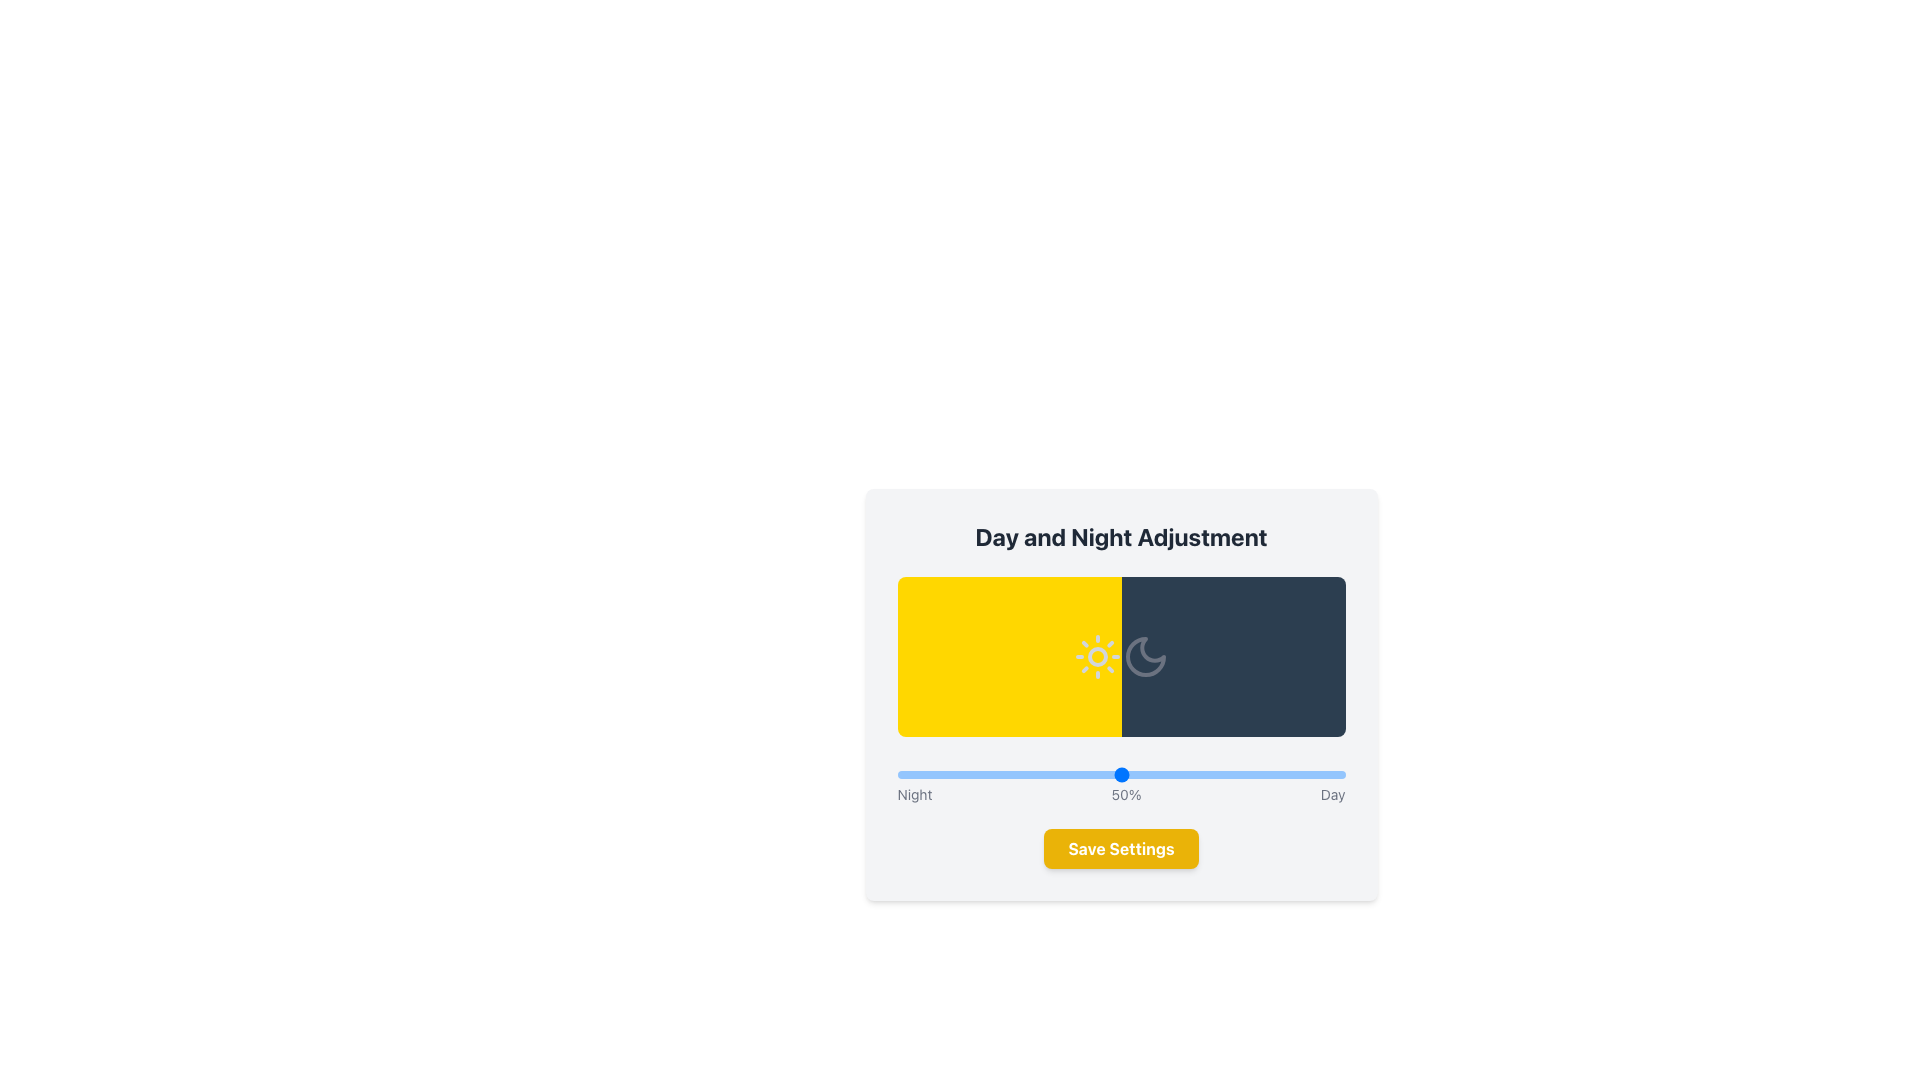 This screenshot has width=1920, height=1080. What do you see at coordinates (1044, 774) in the screenshot?
I see `the day-night adjustment` at bounding box center [1044, 774].